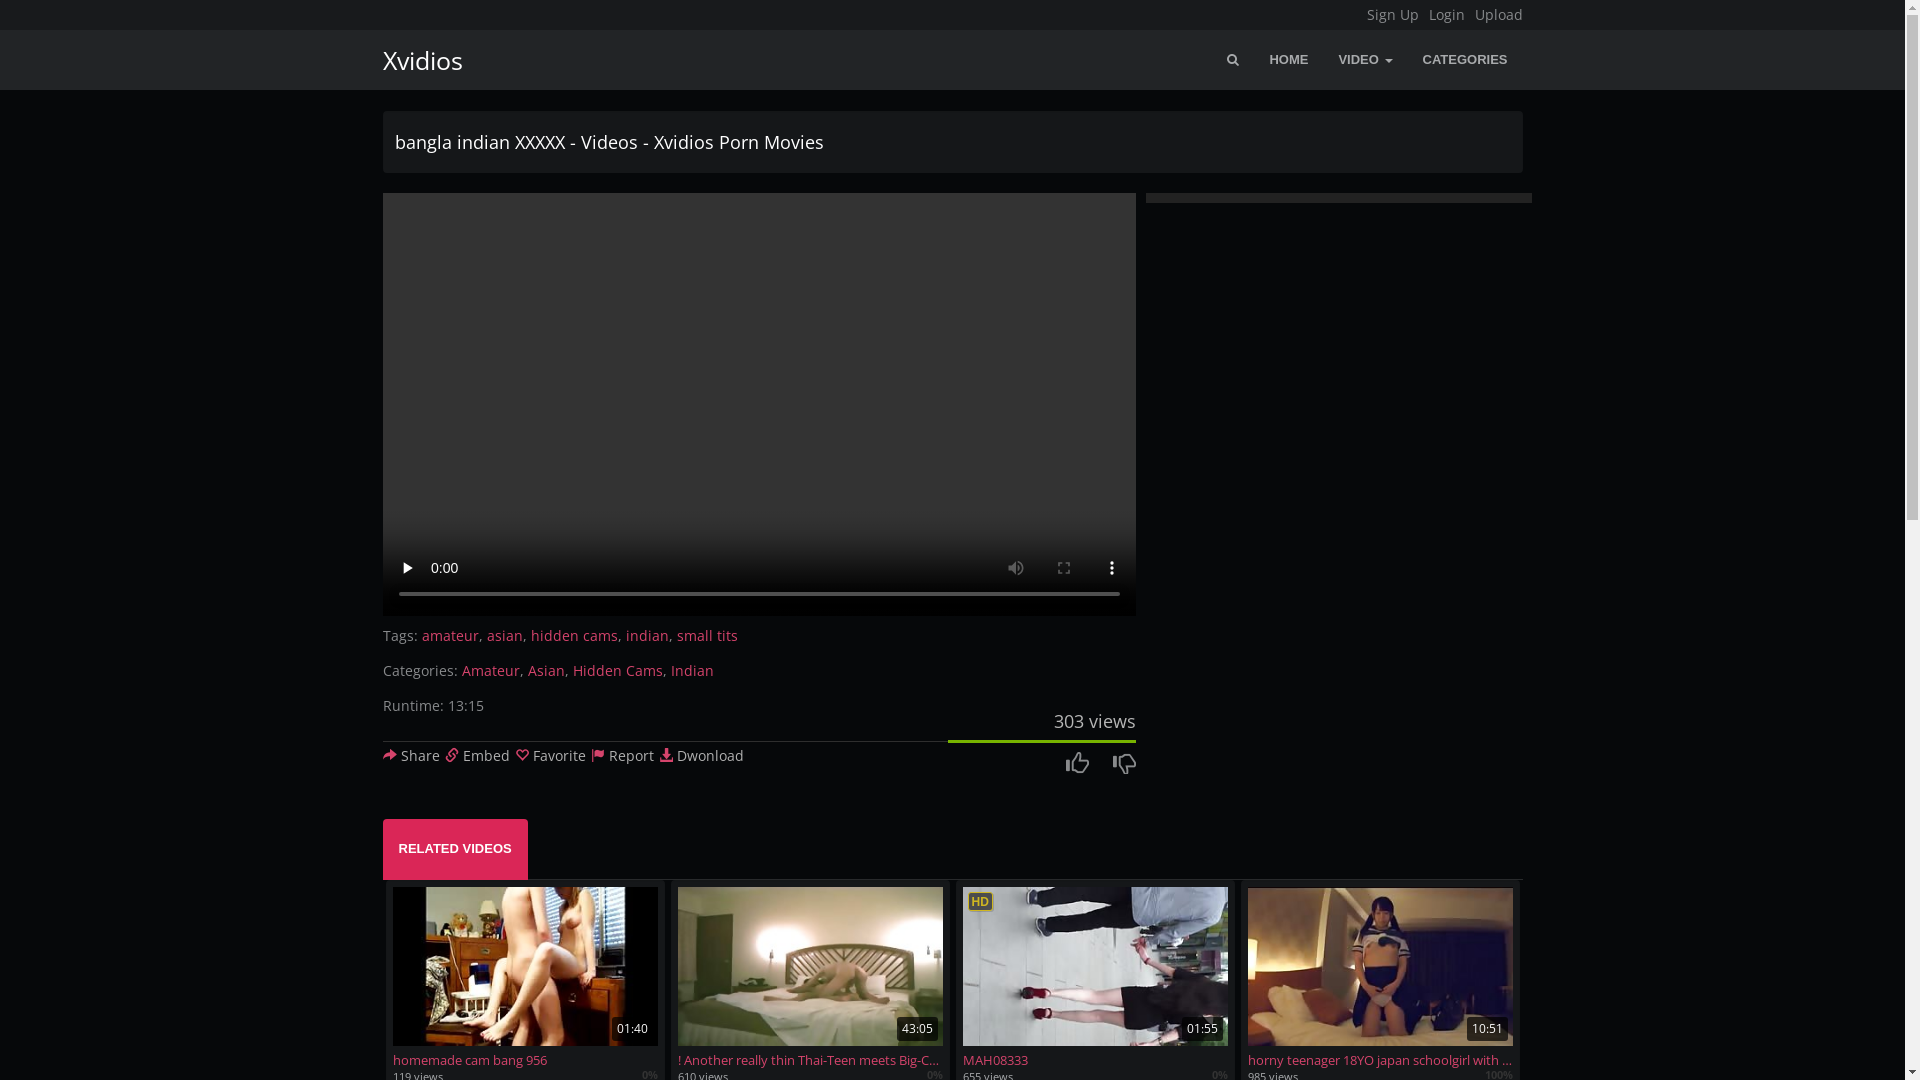  What do you see at coordinates (647, 635) in the screenshot?
I see `'indian'` at bounding box center [647, 635].